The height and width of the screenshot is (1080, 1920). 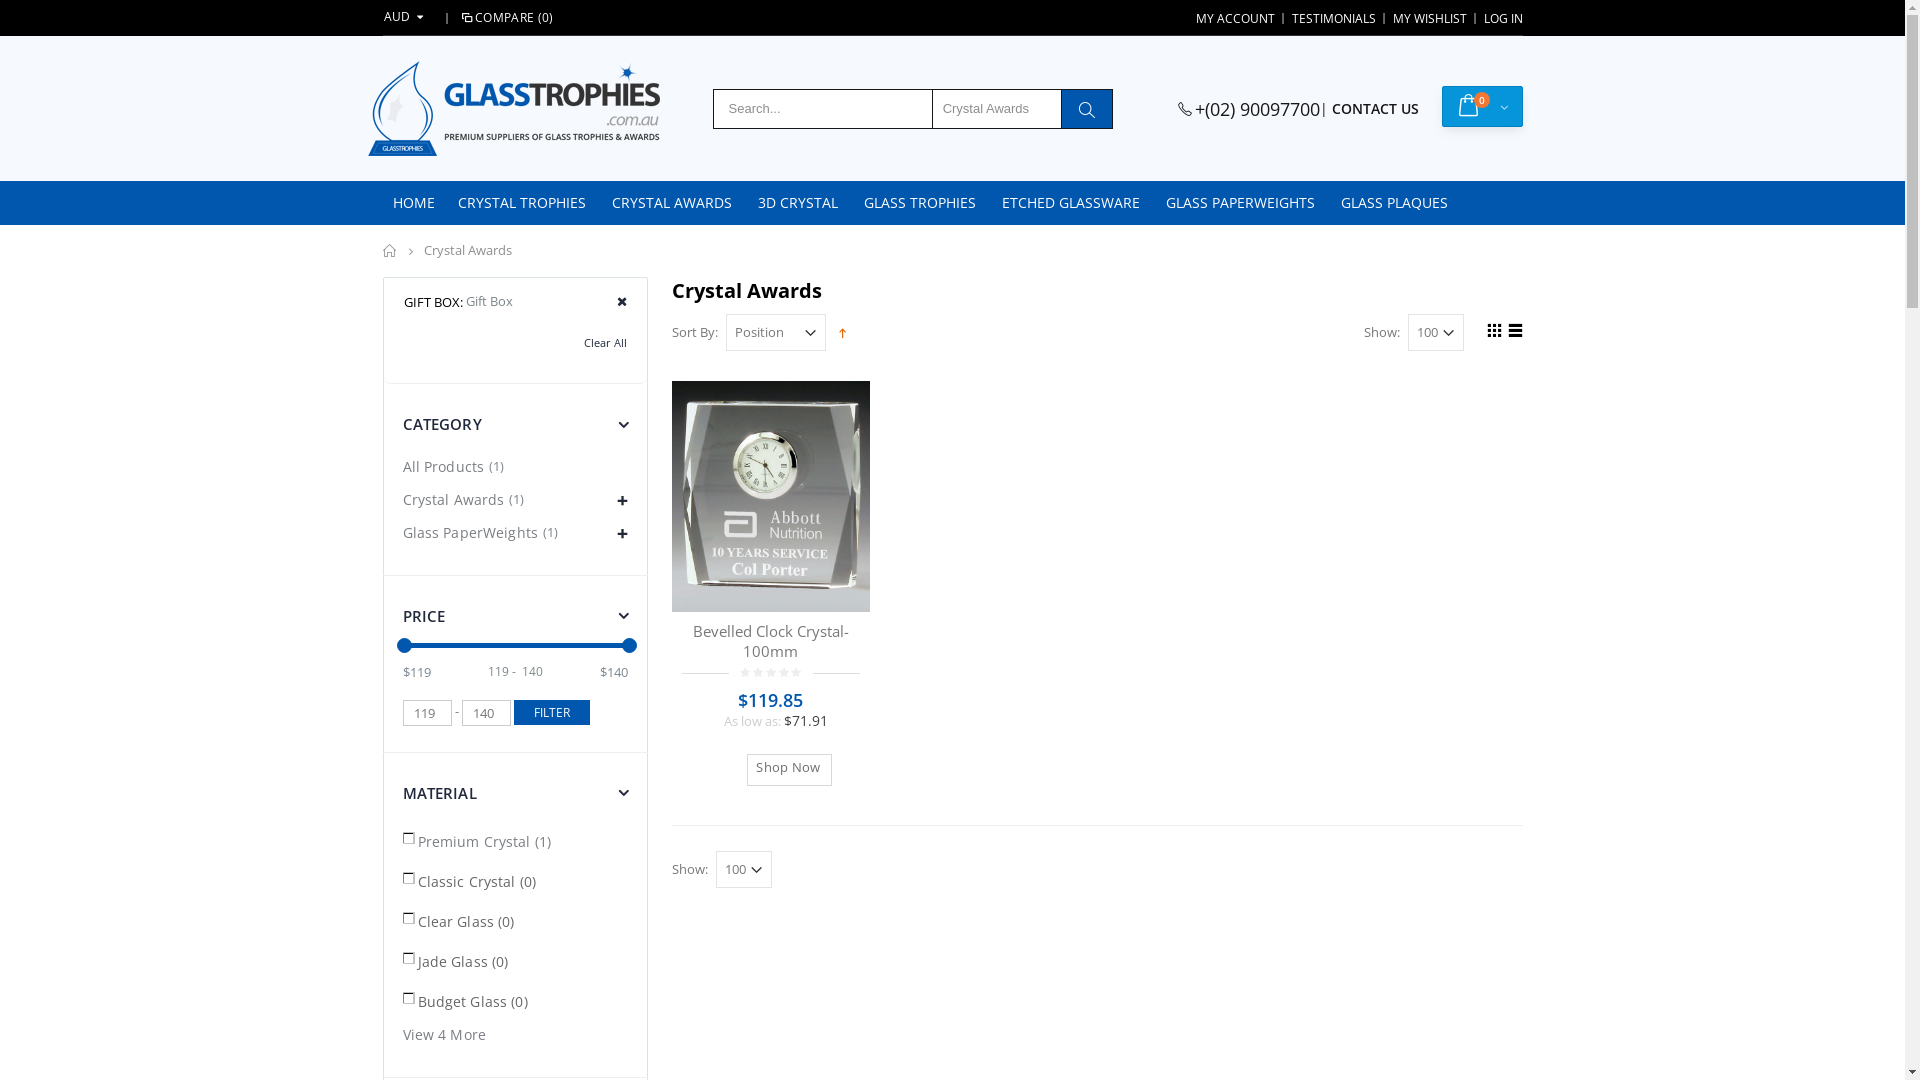 I want to click on 'Remove This Item', so click(x=614, y=302).